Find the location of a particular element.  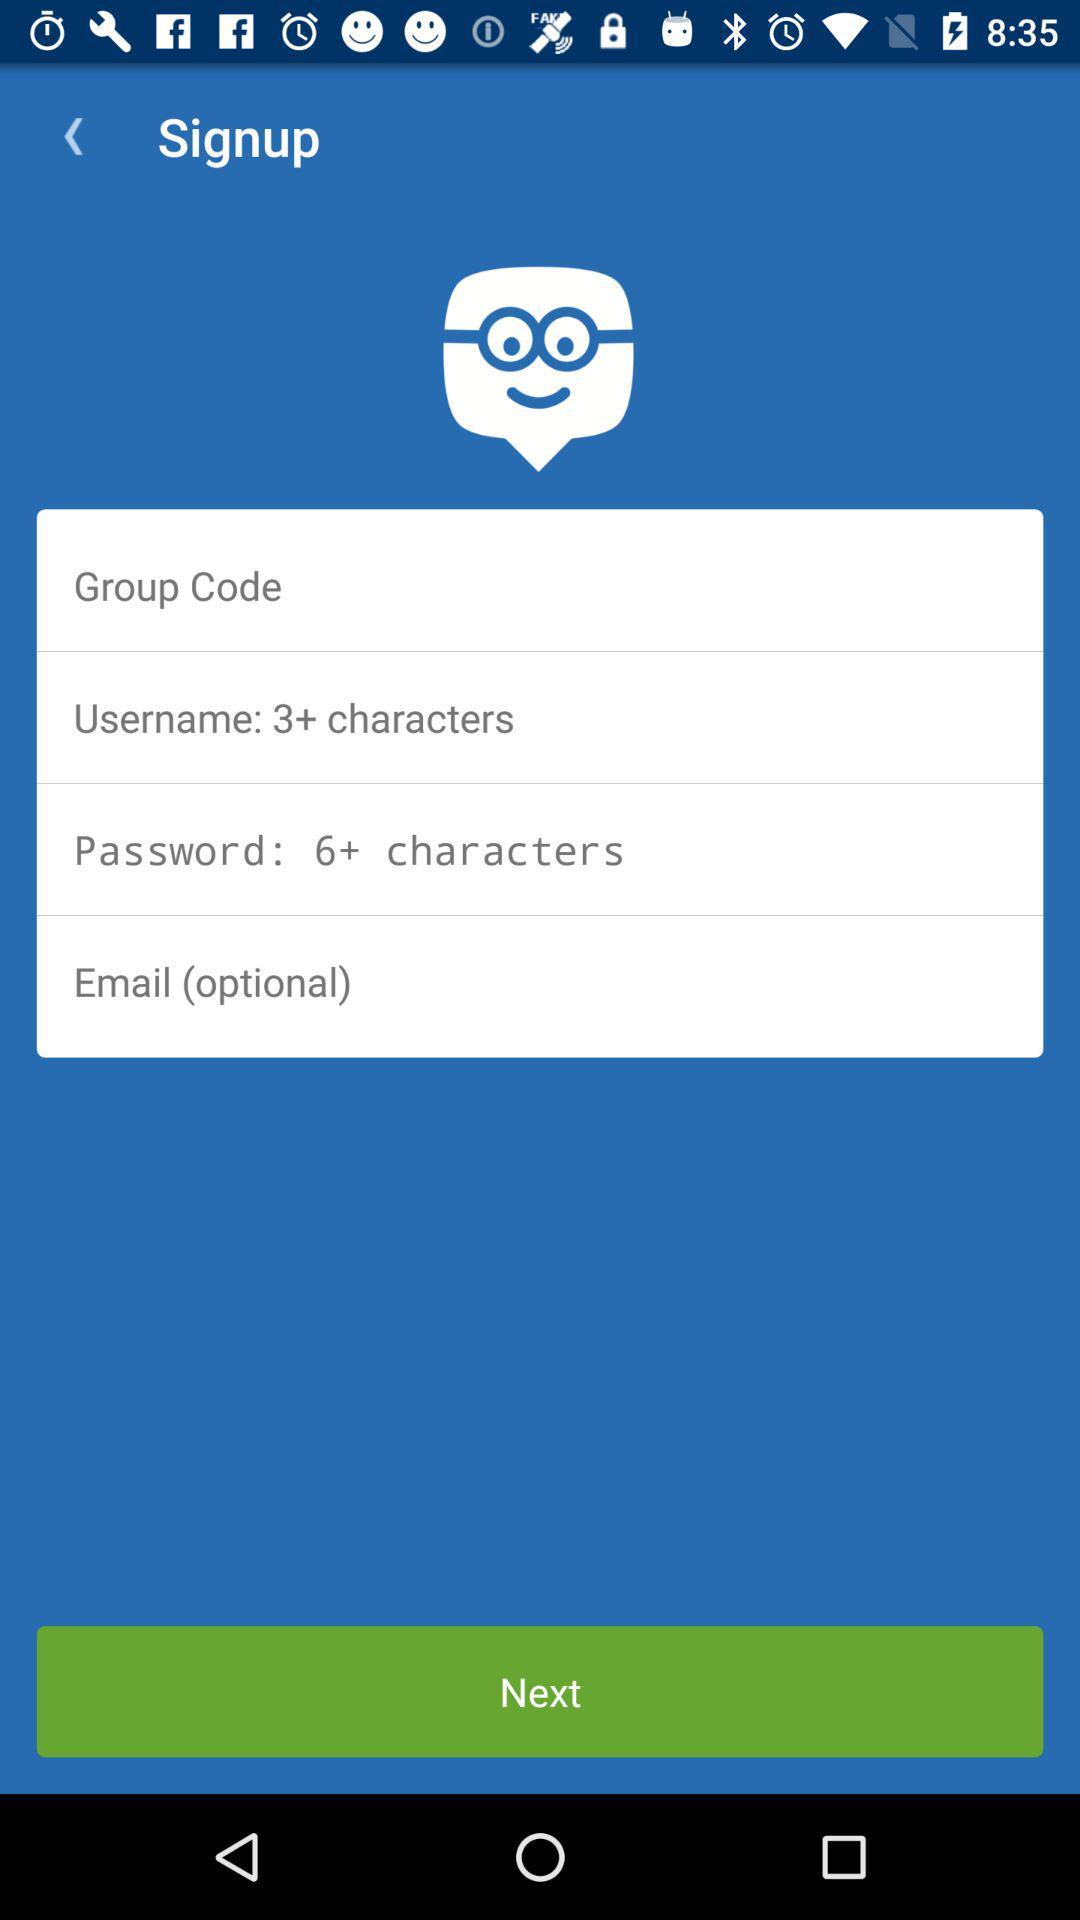

username entry is located at coordinates (540, 717).